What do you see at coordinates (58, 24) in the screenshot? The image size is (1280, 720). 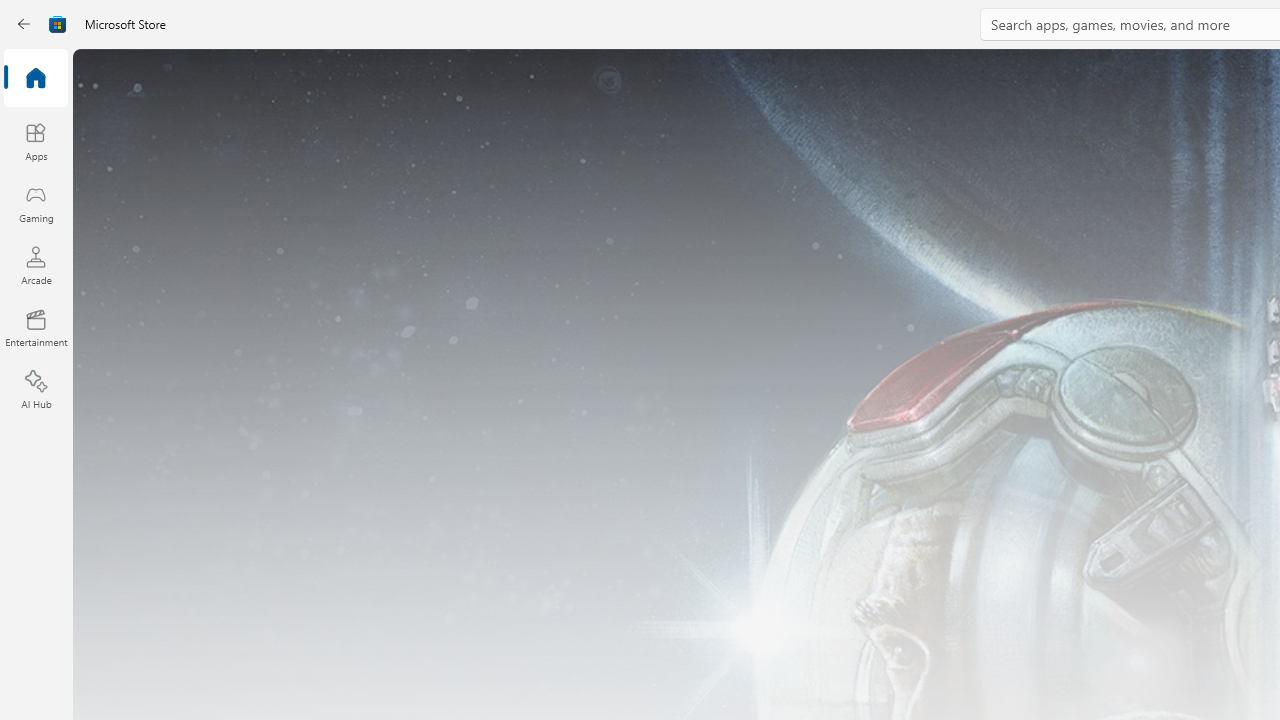 I see `'Class: Image'` at bounding box center [58, 24].